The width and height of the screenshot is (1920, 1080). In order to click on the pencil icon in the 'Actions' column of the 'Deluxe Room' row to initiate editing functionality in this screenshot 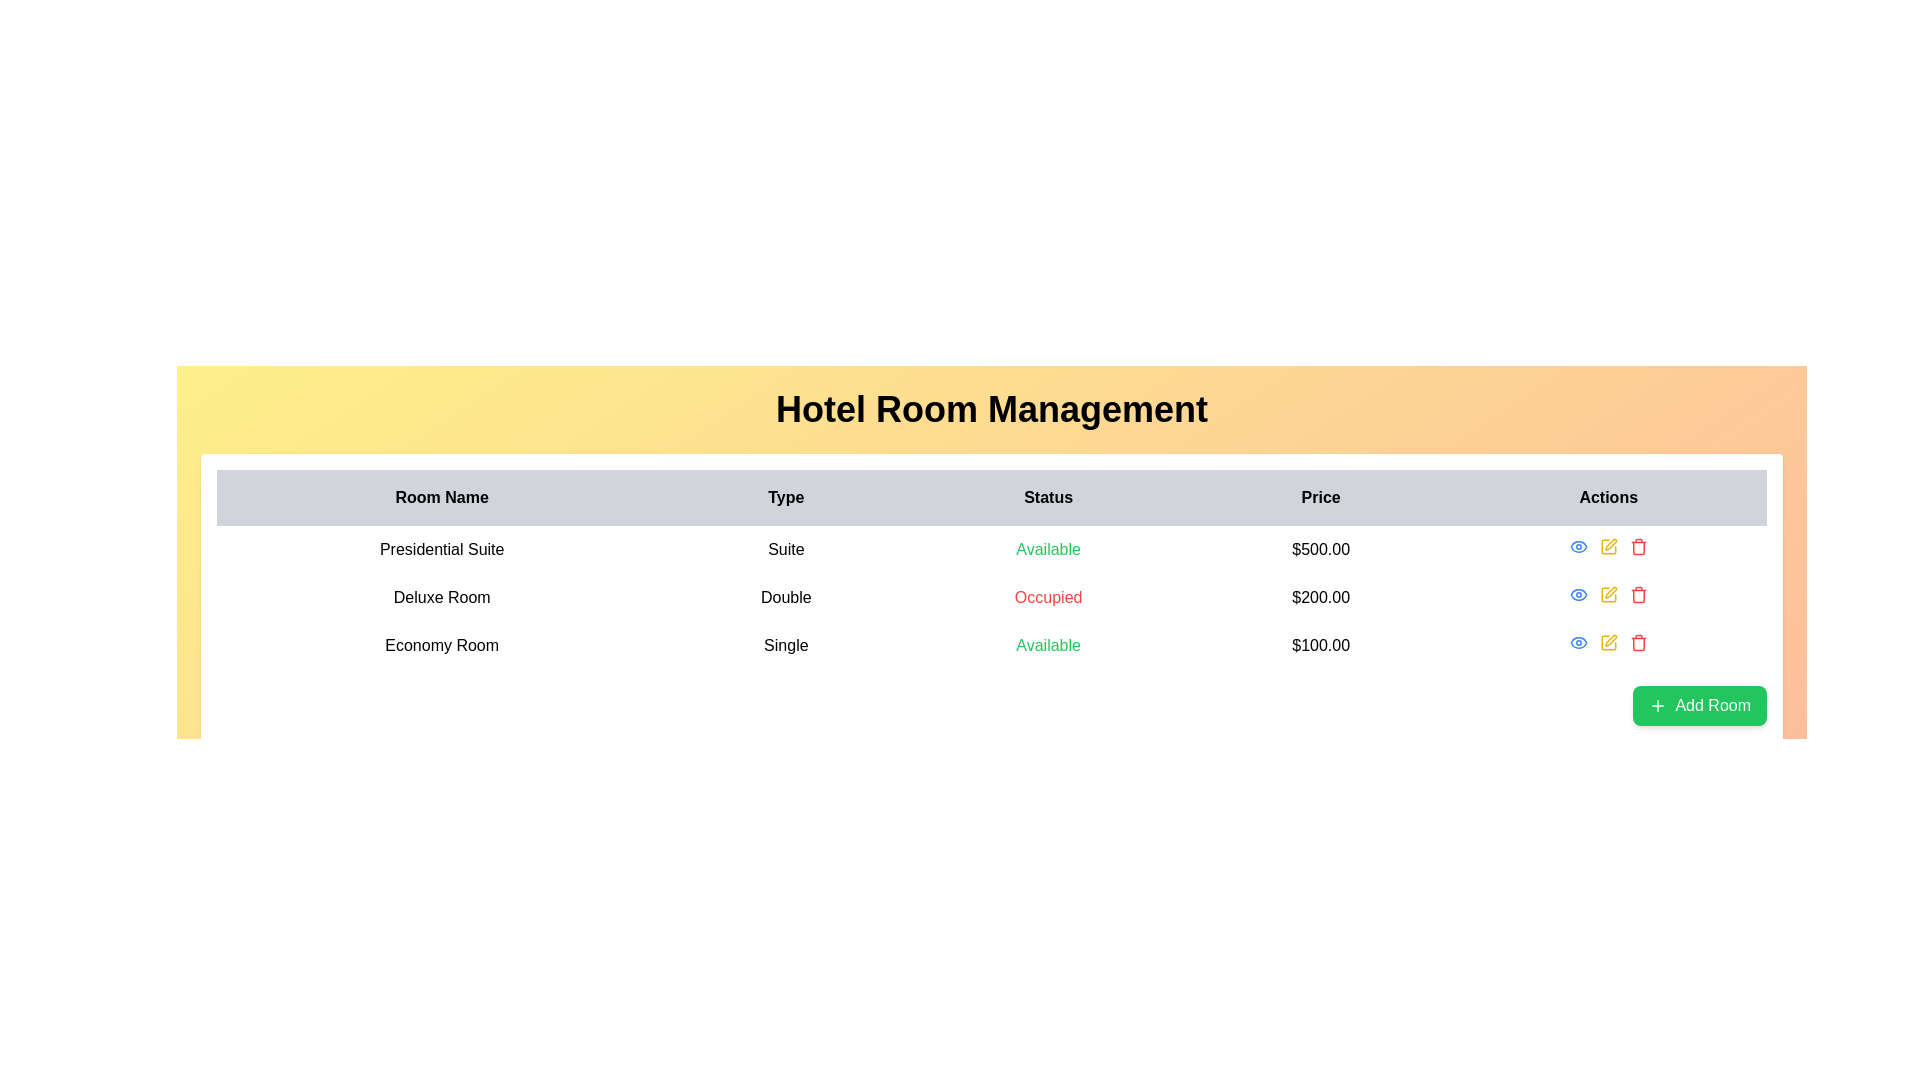, I will do `click(1608, 593)`.